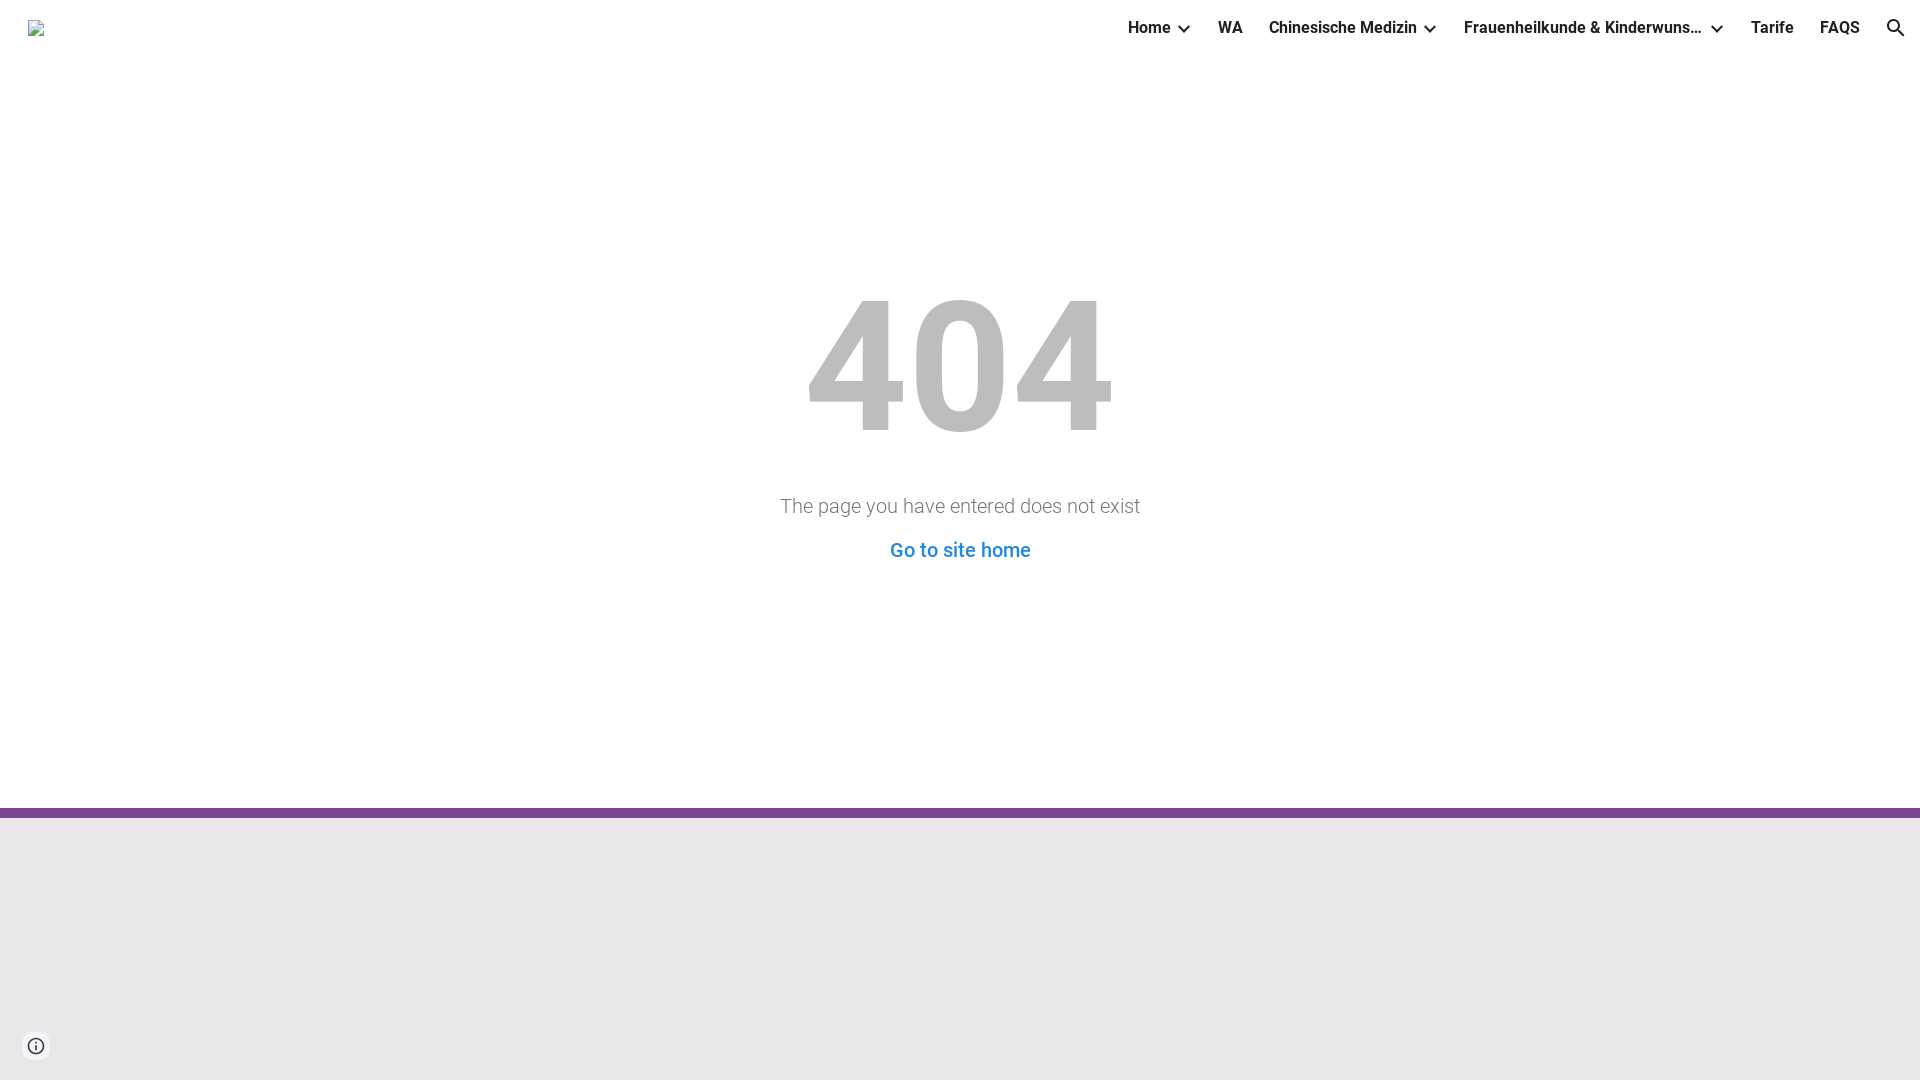 The width and height of the screenshot is (1920, 1080). What do you see at coordinates (888, 550) in the screenshot?
I see `'Go to site home'` at bounding box center [888, 550].